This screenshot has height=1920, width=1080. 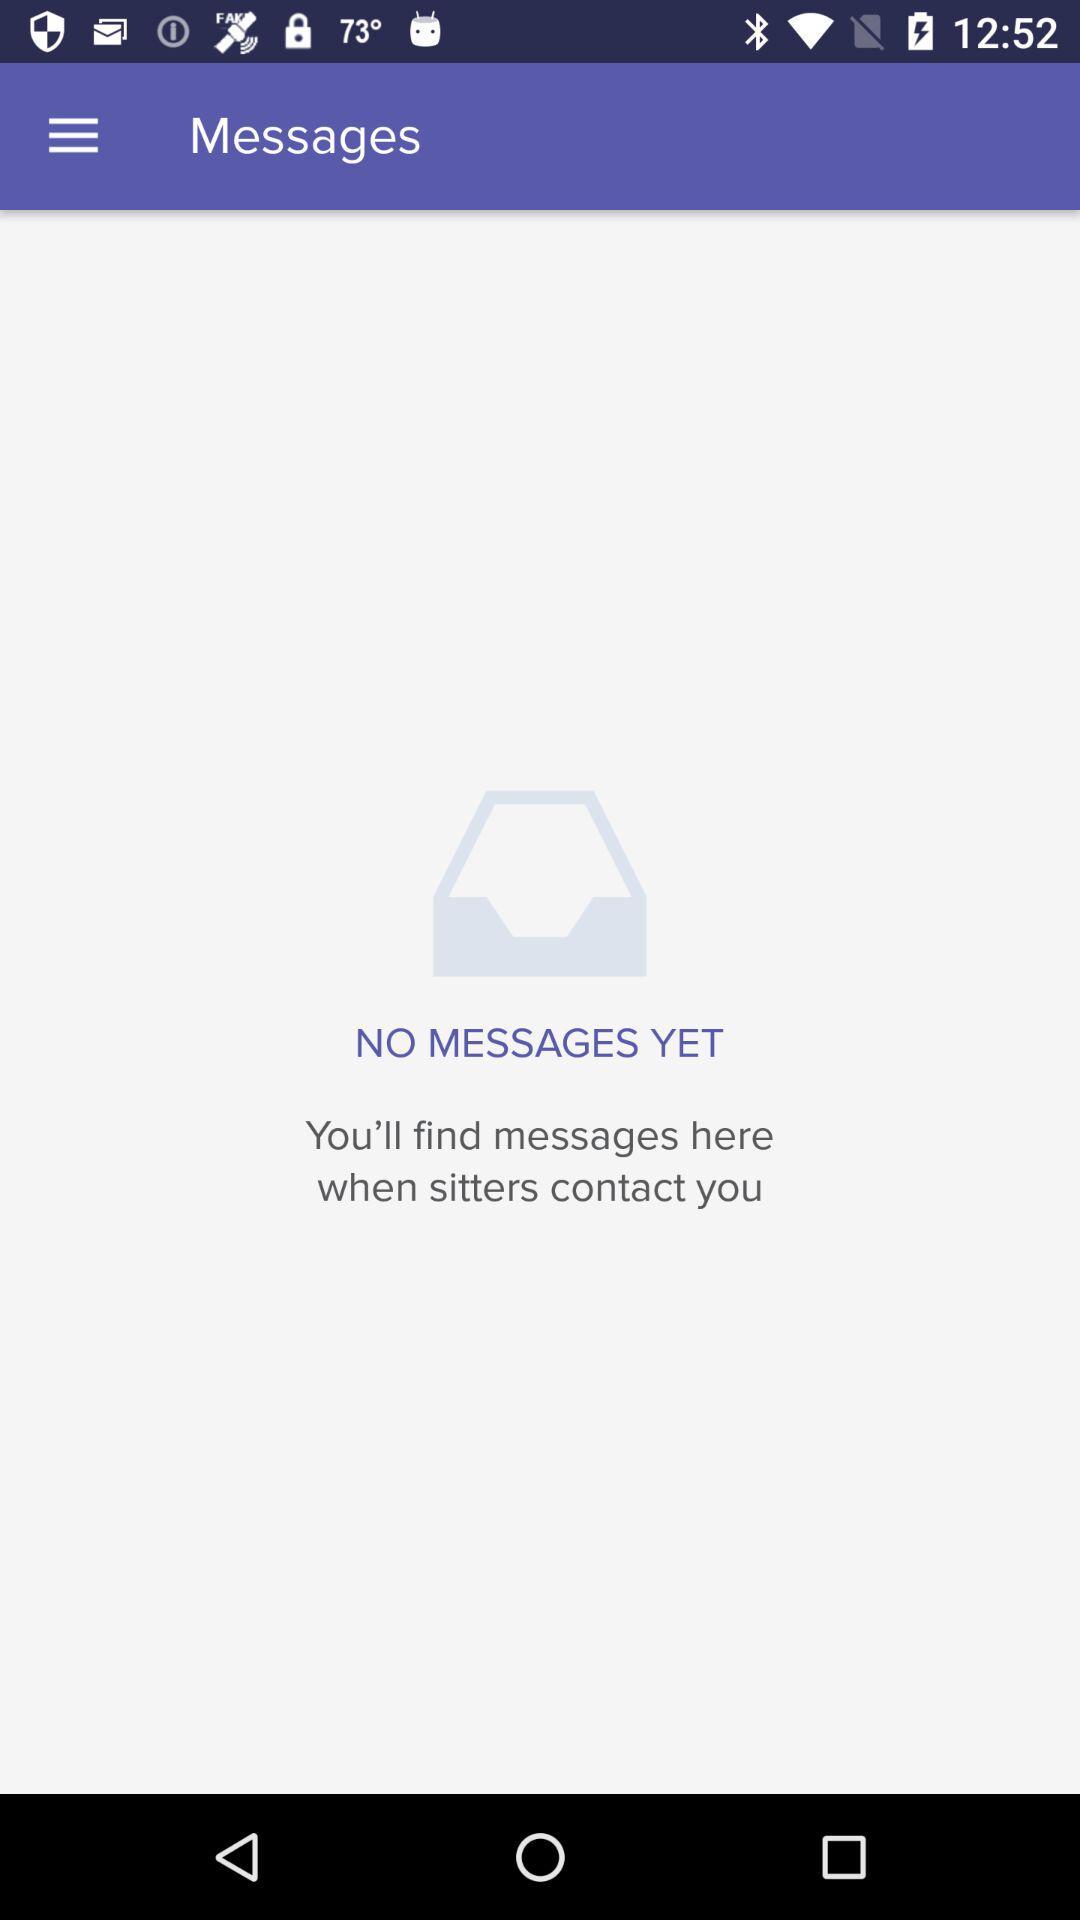 What do you see at coordinates (72, 135) in the screenshot?
I see `the icon to the left of messages item` at bounding box center [72, 135].